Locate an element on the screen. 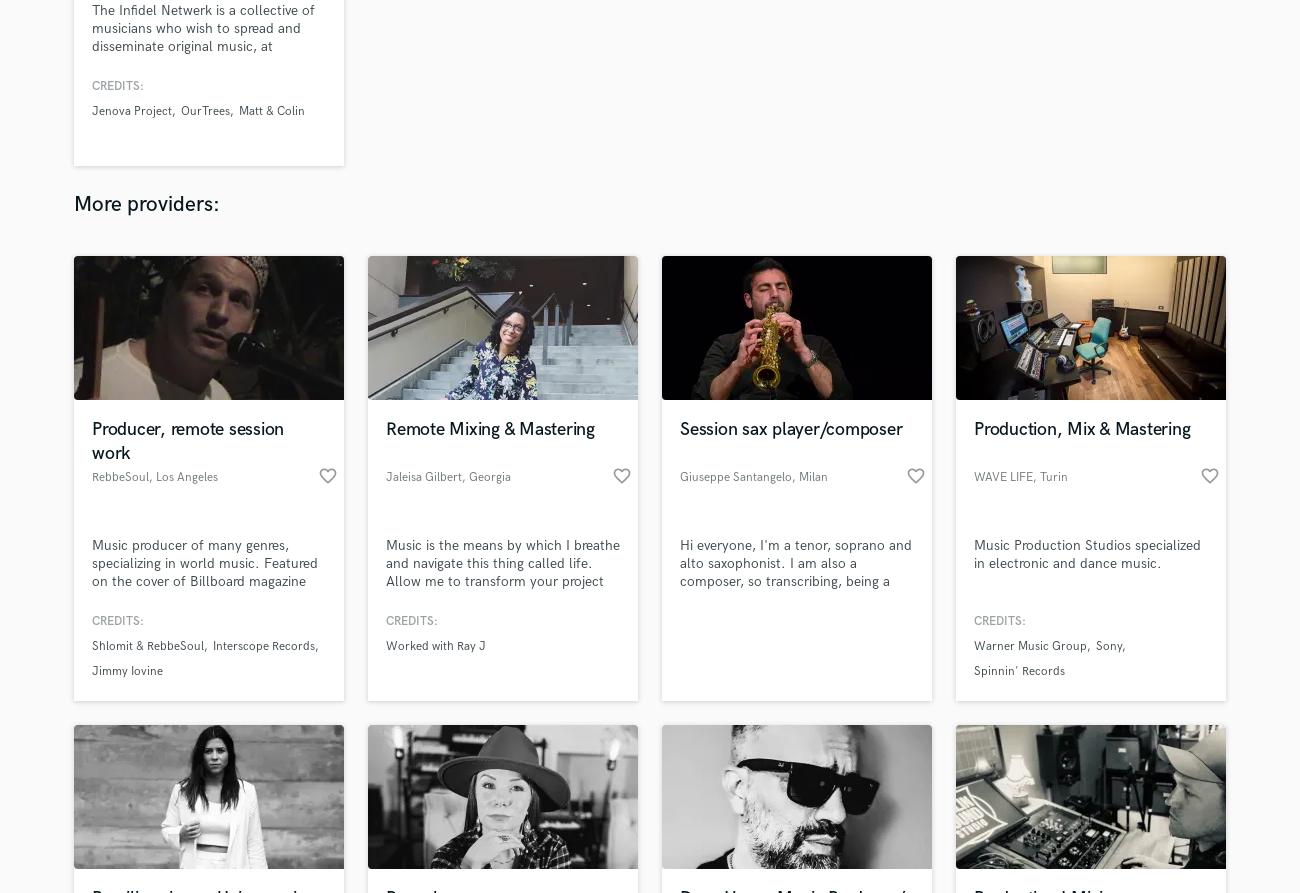 Image resolution: width=1300 pixels, height=893 pixels. 'Spinnin' Records' is located at coordinates (1018, 671).